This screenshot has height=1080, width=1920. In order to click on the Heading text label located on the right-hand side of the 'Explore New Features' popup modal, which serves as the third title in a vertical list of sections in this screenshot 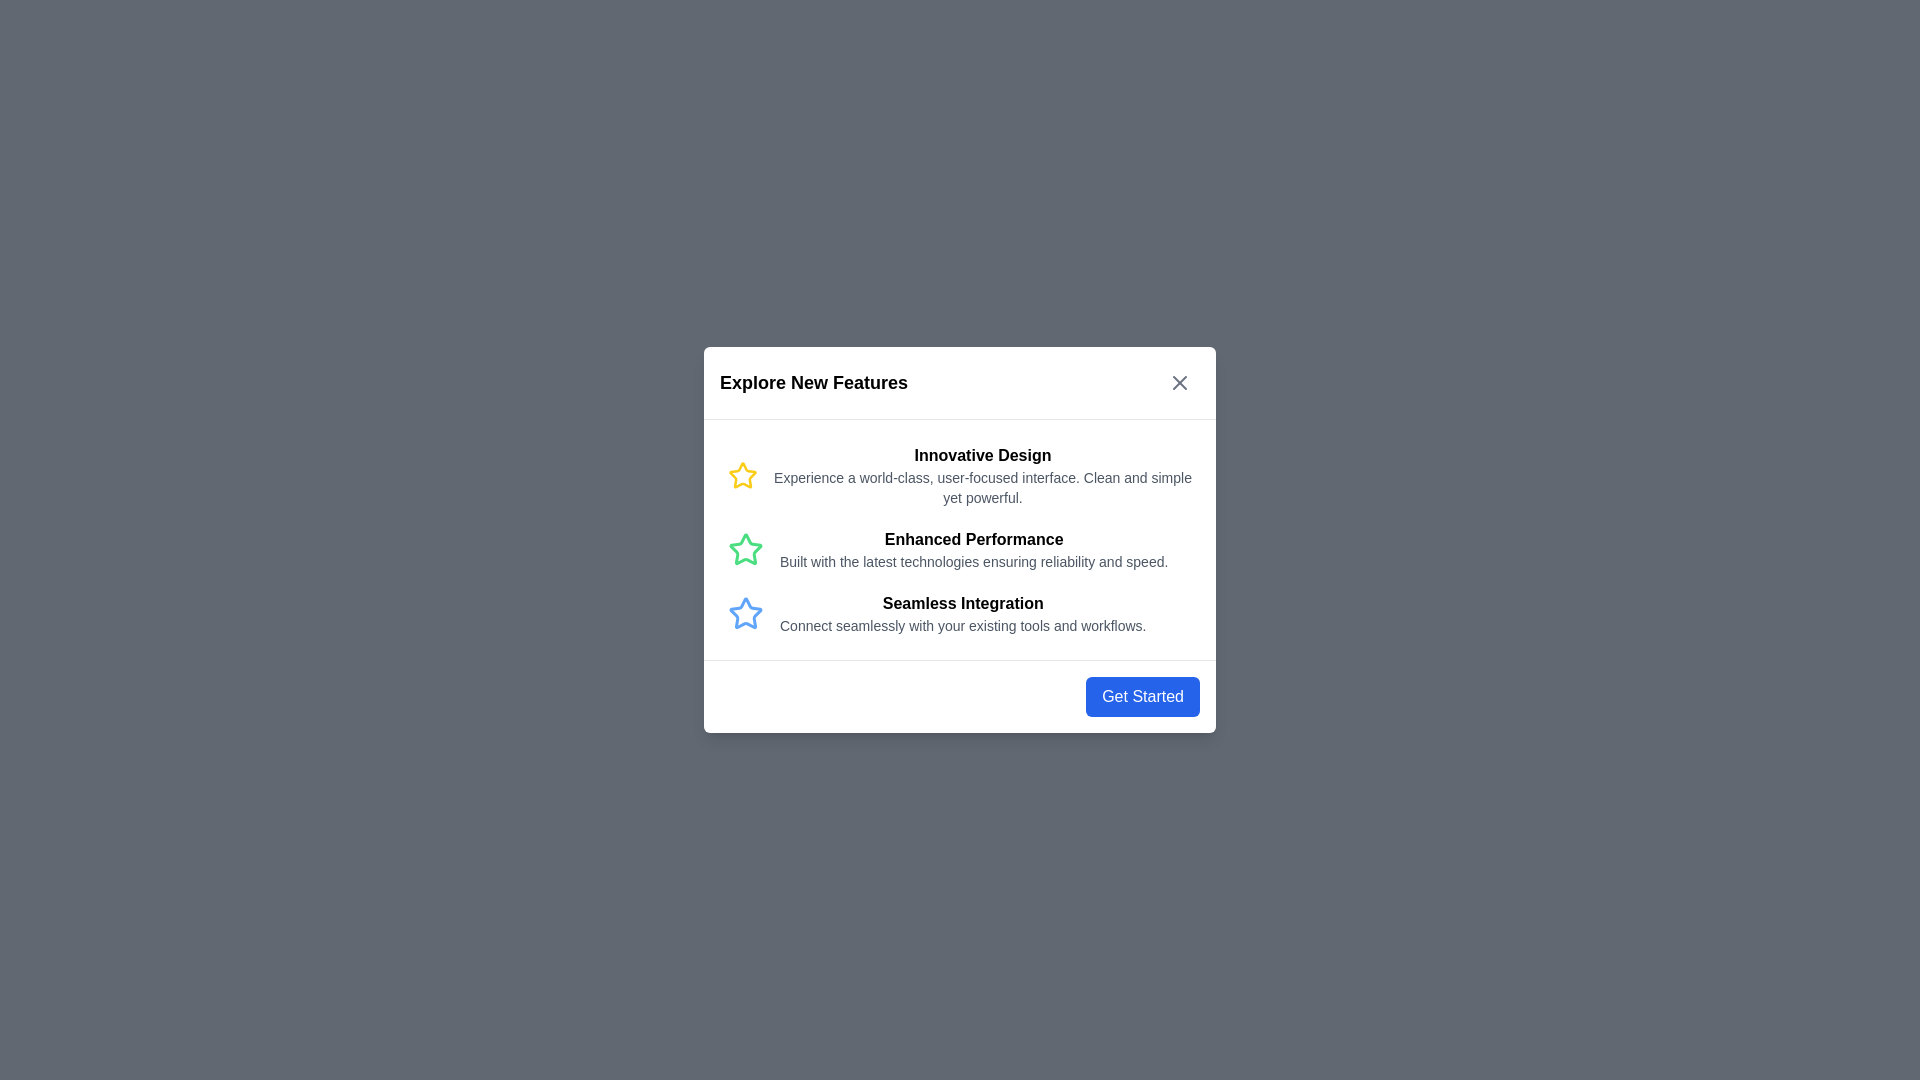, I will do `click(963, 603)`.